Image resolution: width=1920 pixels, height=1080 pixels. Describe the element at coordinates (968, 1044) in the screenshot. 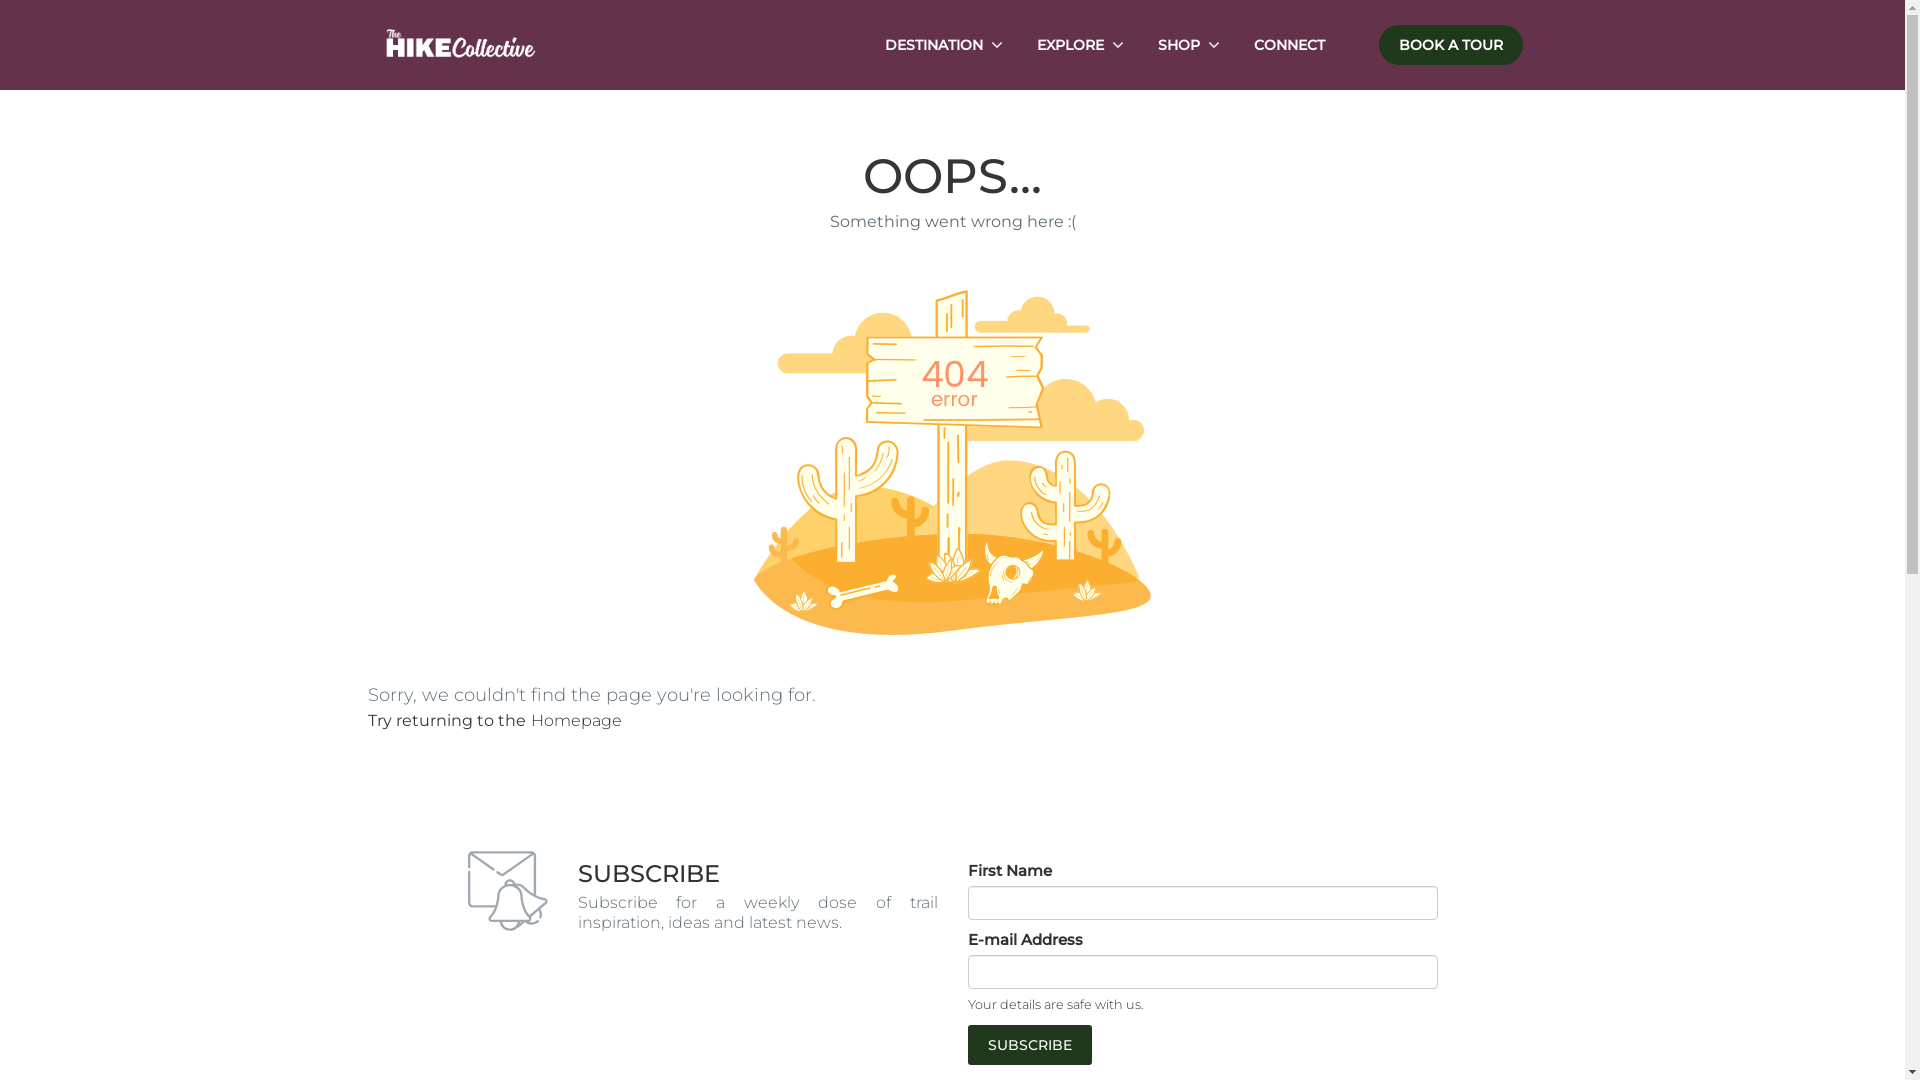

I see `'SUBSCRIBE'` at that location.